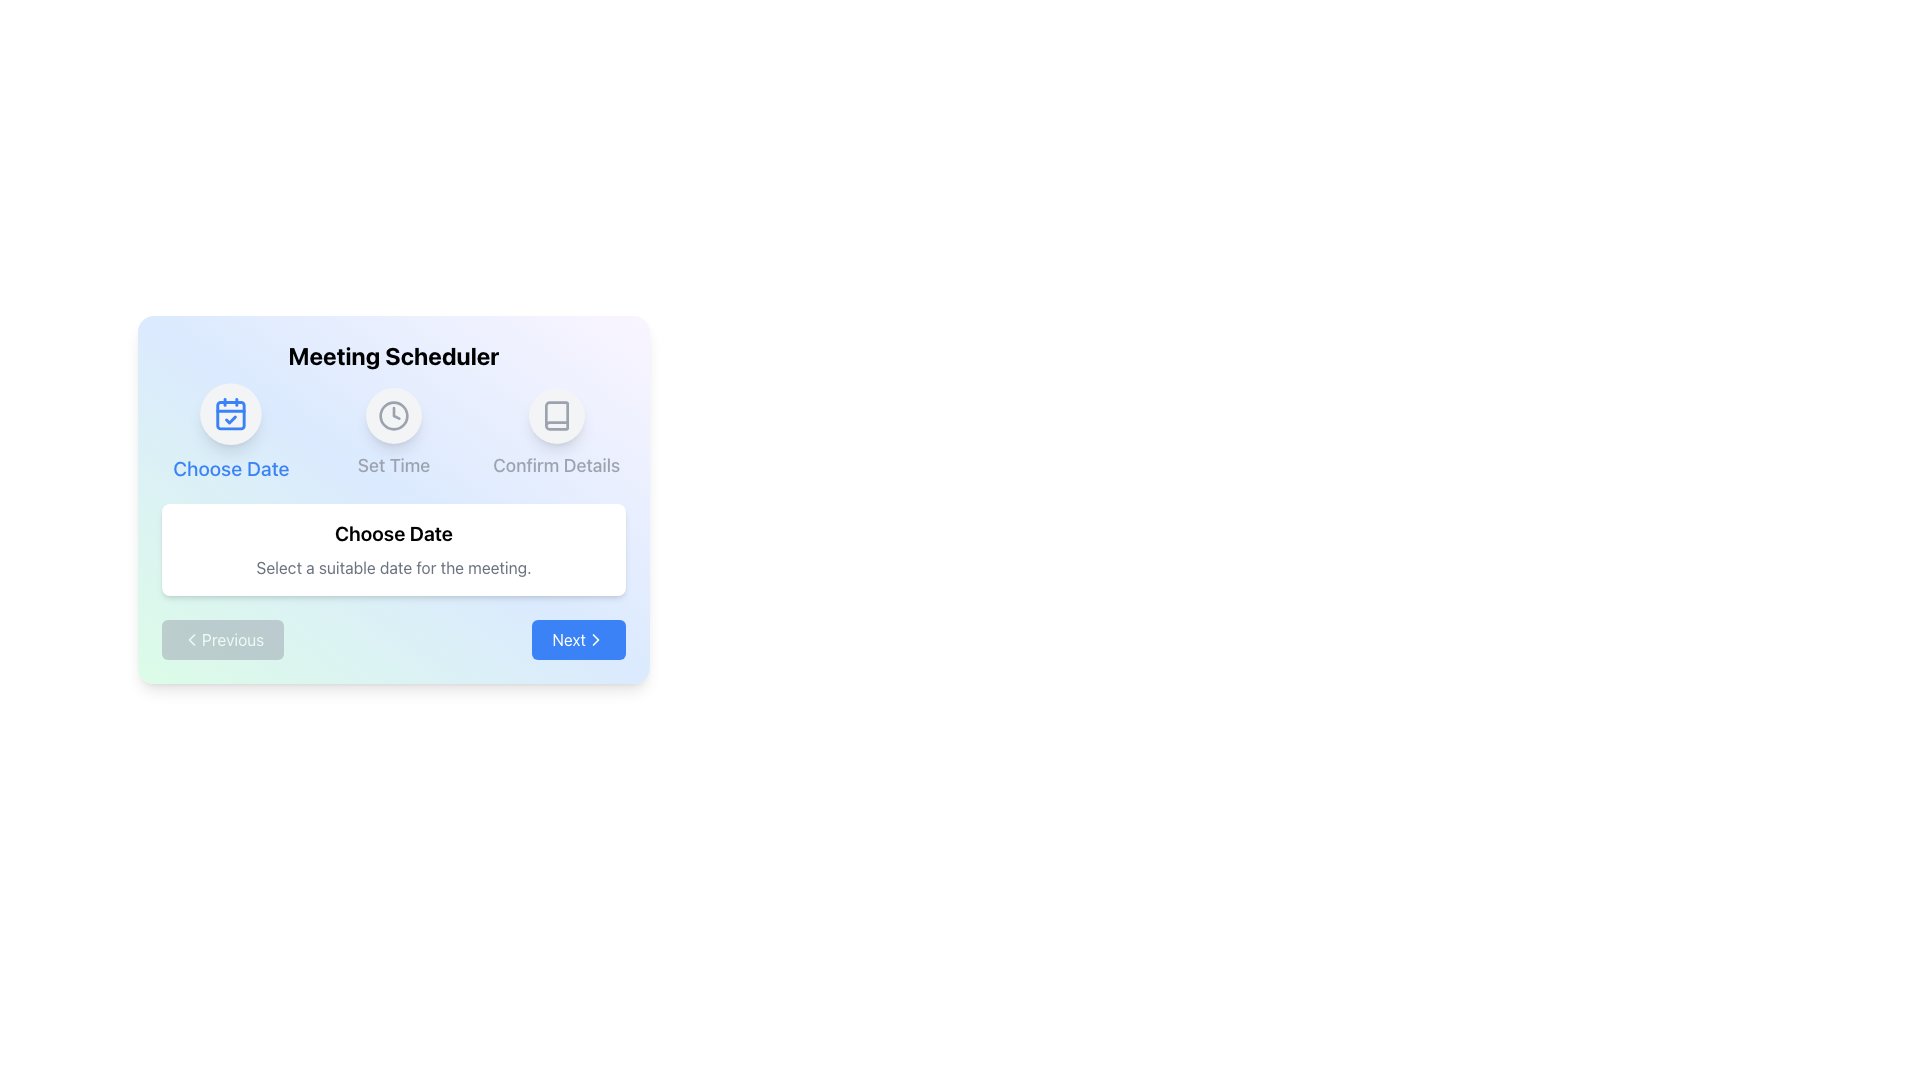  Describe the element at coordinates (556, 466) in the screenshot. I see `the 'Confirm Details' text label which is a gray-colored label in bold medium-sized font, positioned centrally below a circular book icon` at that location.